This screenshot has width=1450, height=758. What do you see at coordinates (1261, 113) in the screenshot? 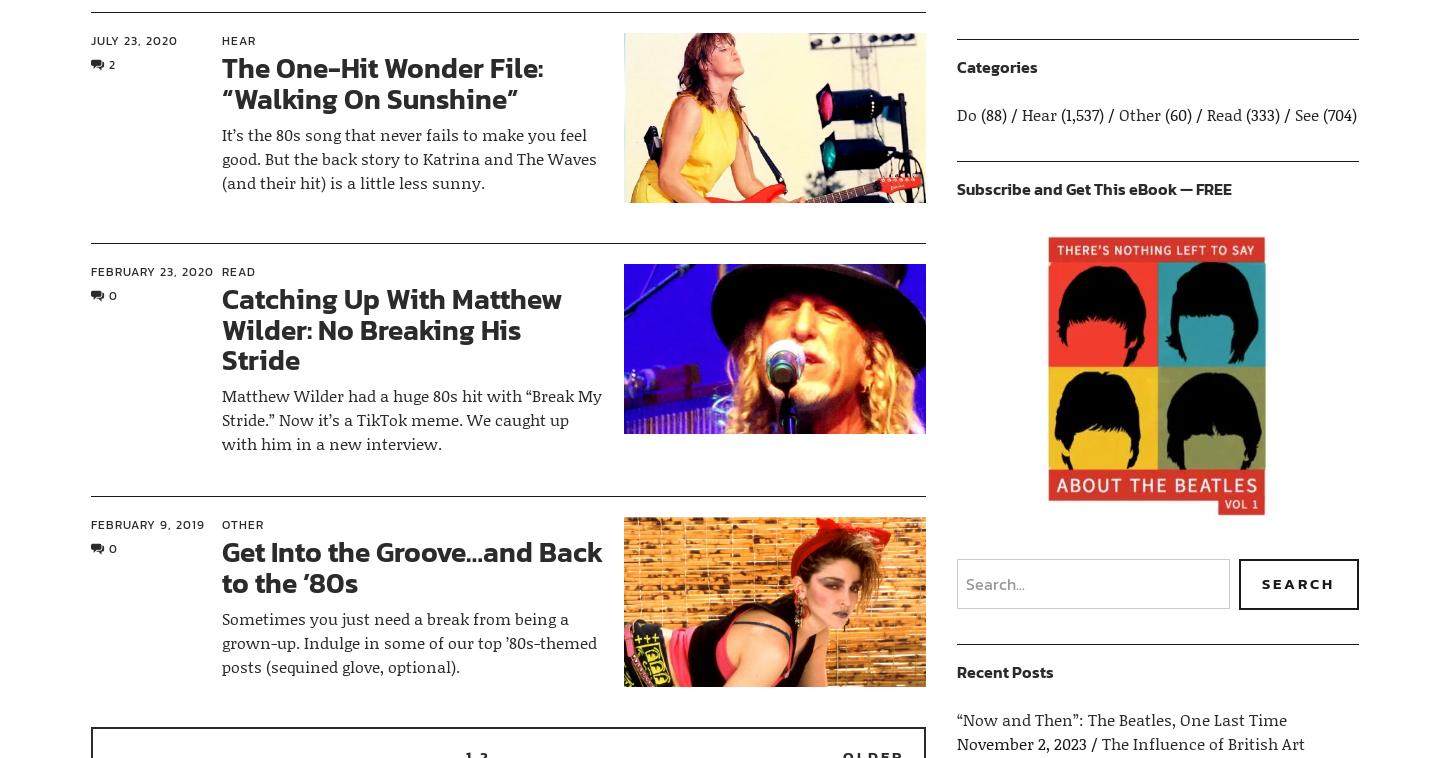
I see `'(333)'` at bounding box center [1261, 113].